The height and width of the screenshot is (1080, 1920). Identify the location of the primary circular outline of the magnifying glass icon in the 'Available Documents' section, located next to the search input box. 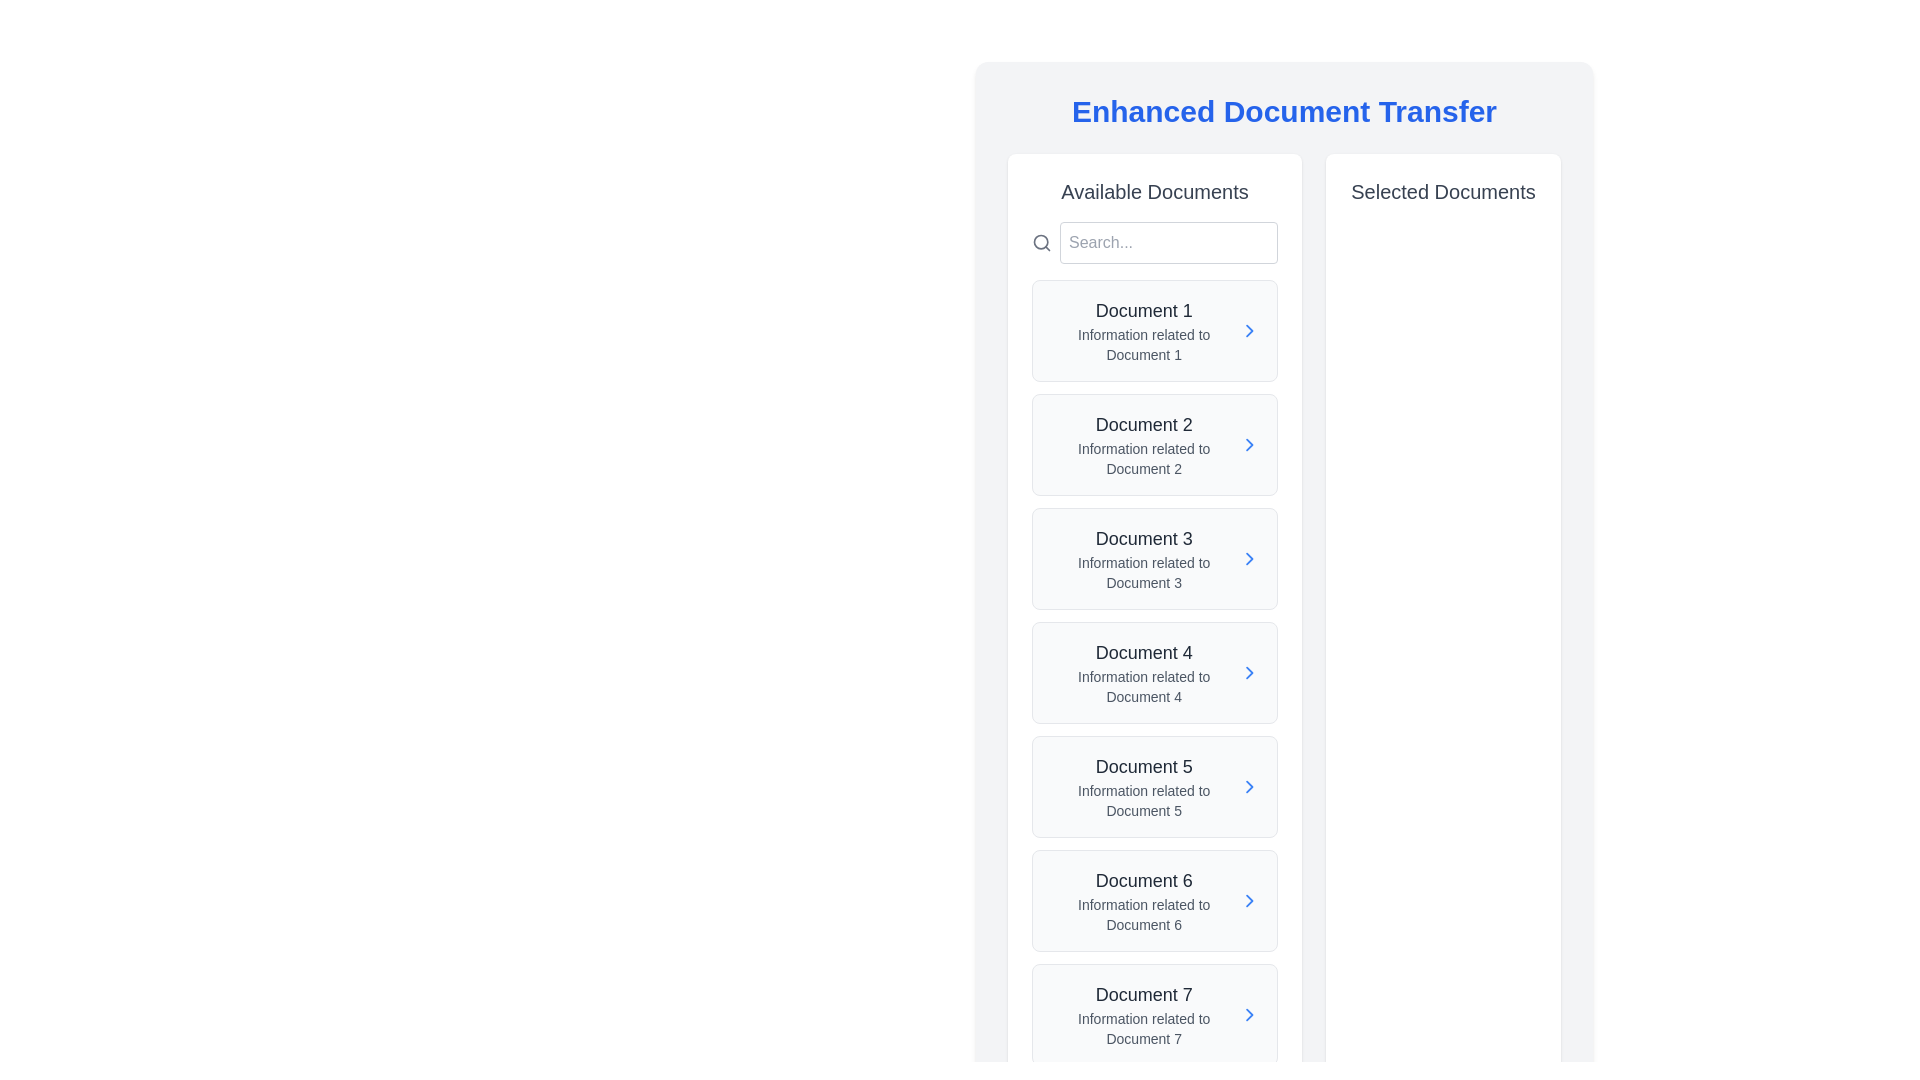
(1040, 241).